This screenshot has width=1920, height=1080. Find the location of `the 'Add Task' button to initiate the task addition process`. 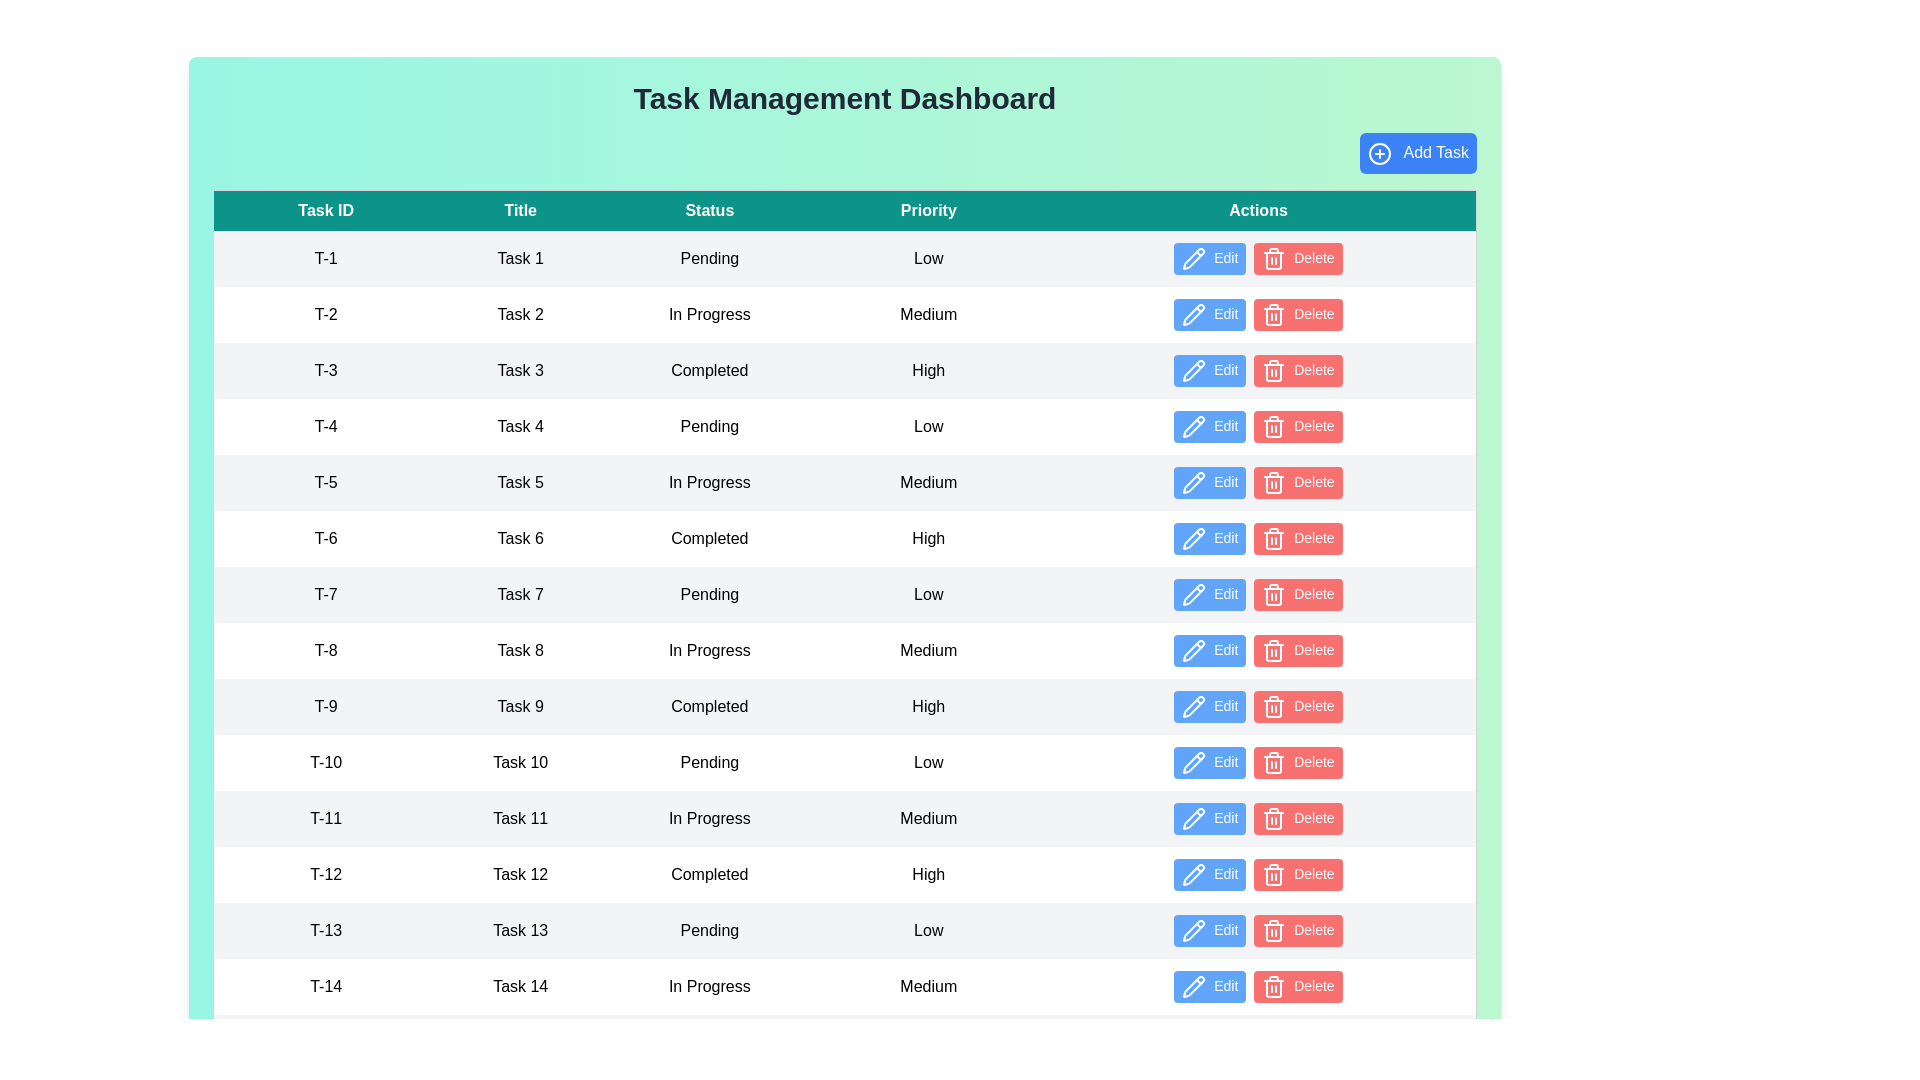

the 'Add Task' button to initiate the task addition process is located at coordinates (1416, 152).